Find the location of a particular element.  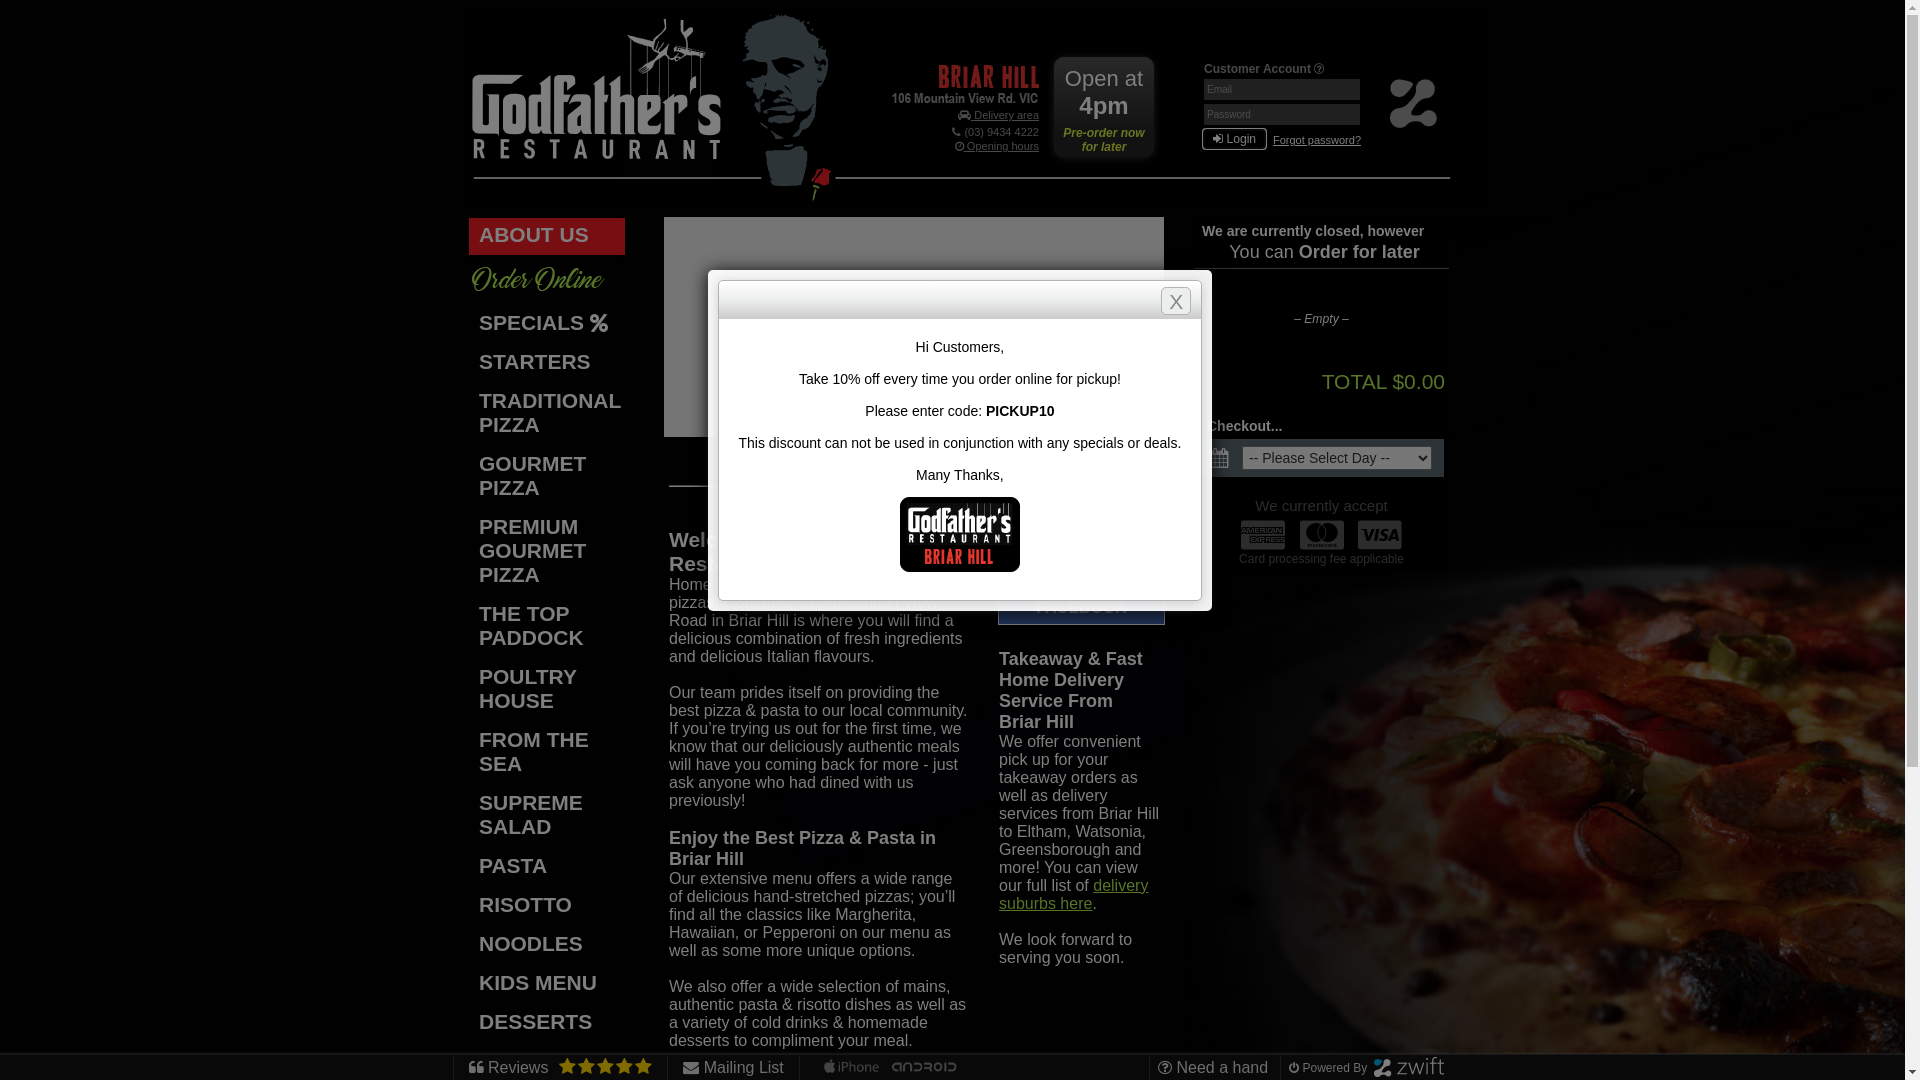

'KIDS MENU' is located at coordinates (547, 983).